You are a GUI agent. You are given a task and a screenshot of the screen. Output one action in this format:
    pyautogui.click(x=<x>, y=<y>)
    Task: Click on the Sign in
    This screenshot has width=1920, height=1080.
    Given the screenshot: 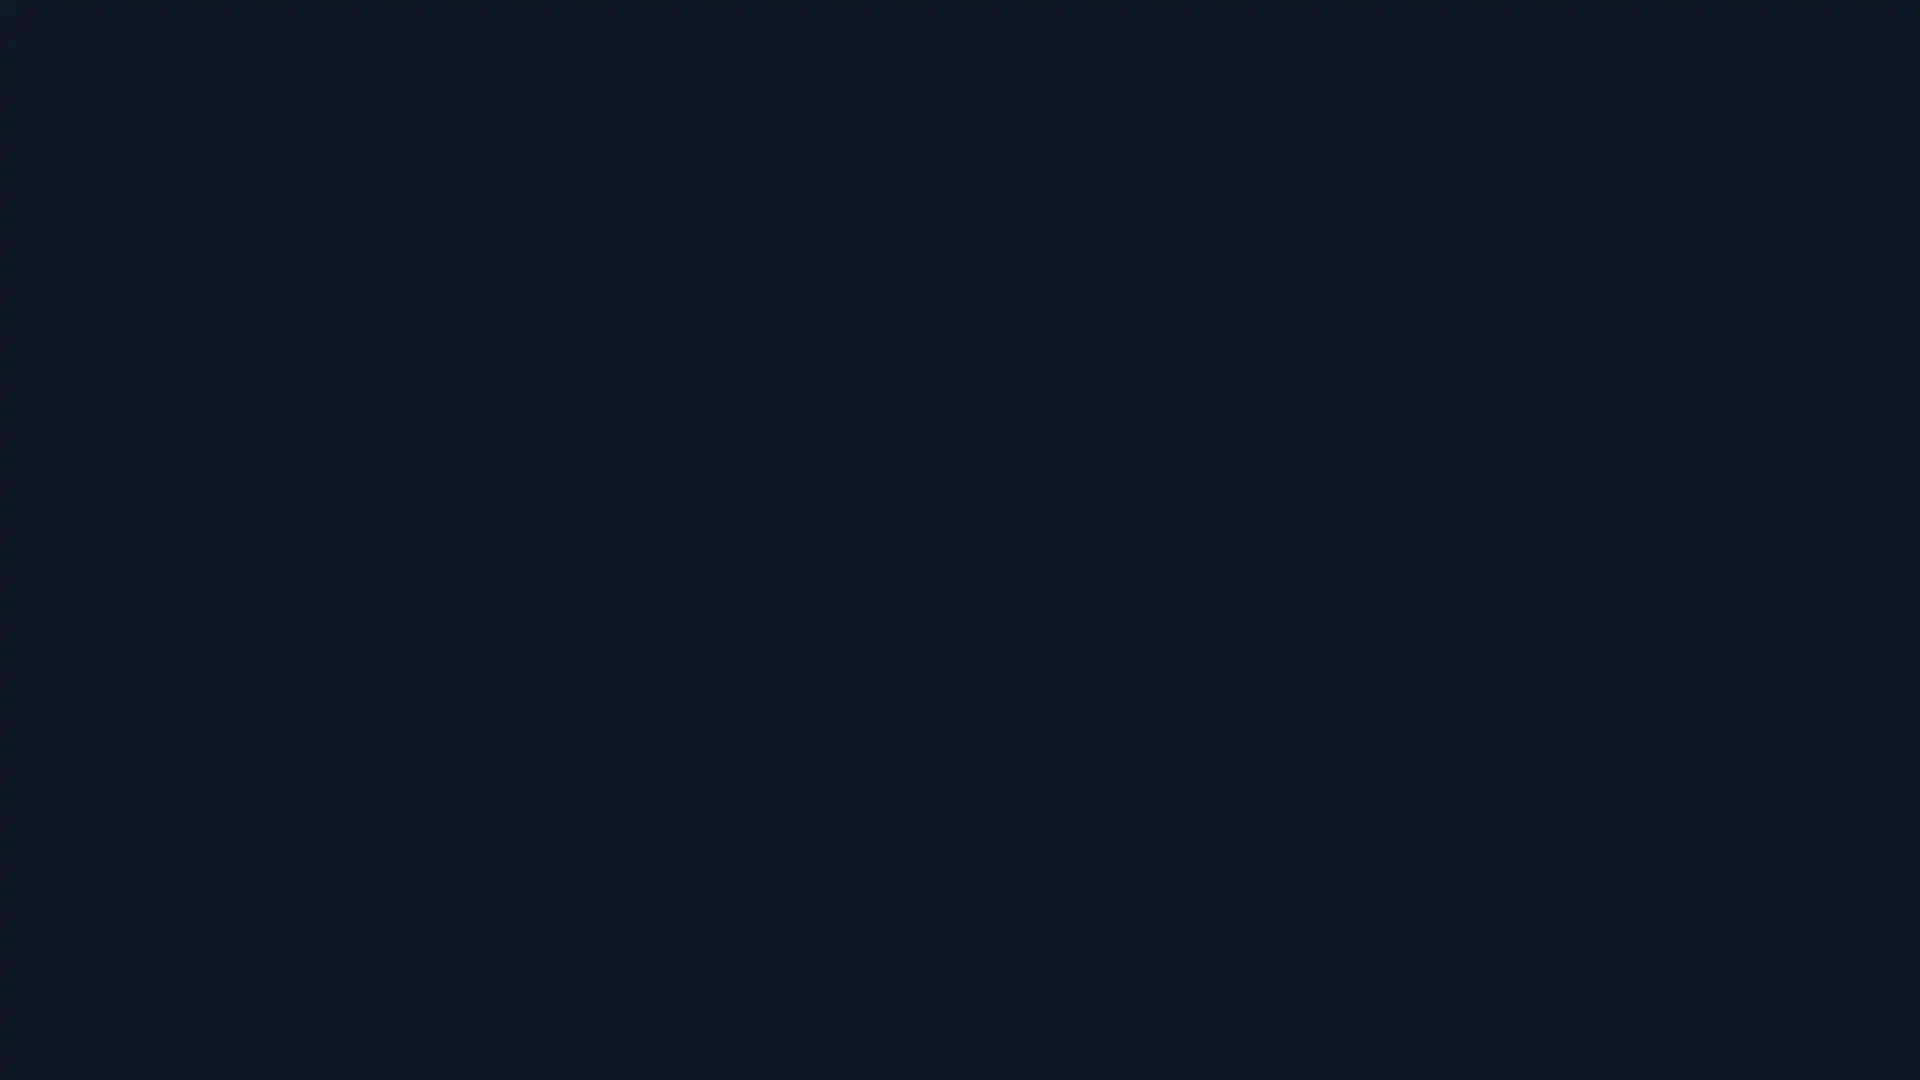 What is the action you would take?
    pyautogui.click(x=960, y=435)
    